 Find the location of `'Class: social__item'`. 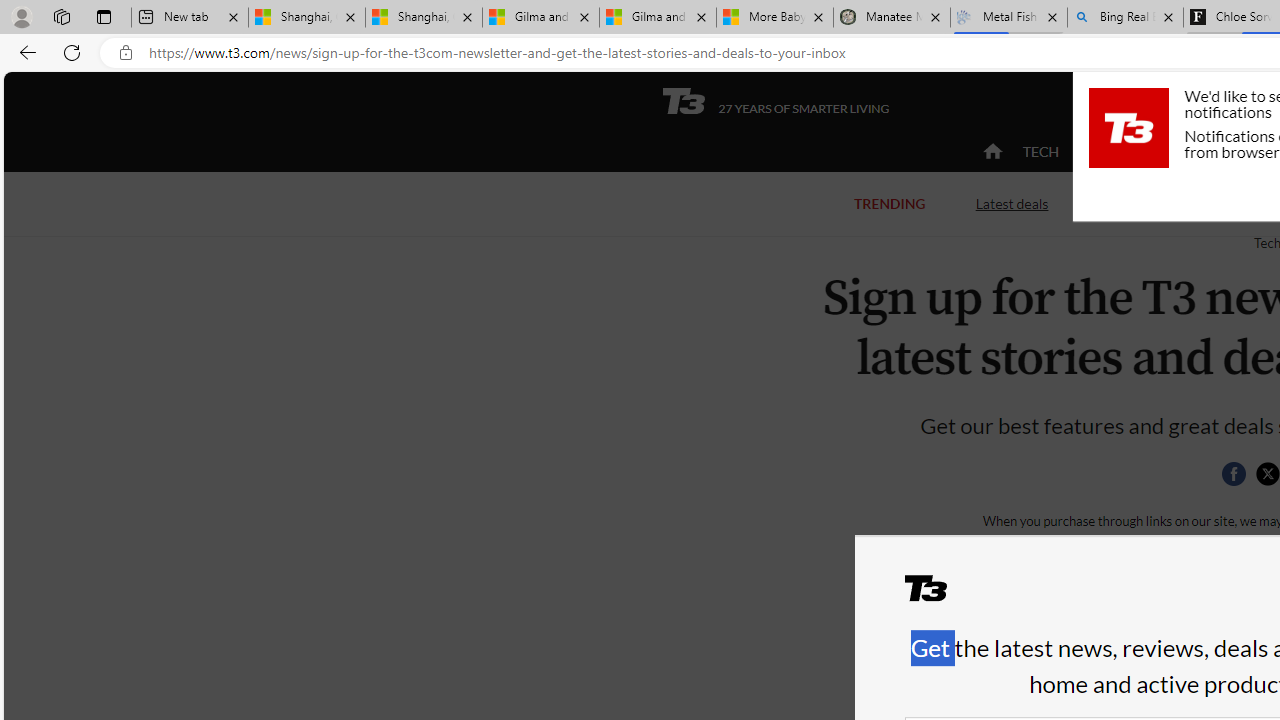

'Class: social__item' is located at coordinates (1237, 477).